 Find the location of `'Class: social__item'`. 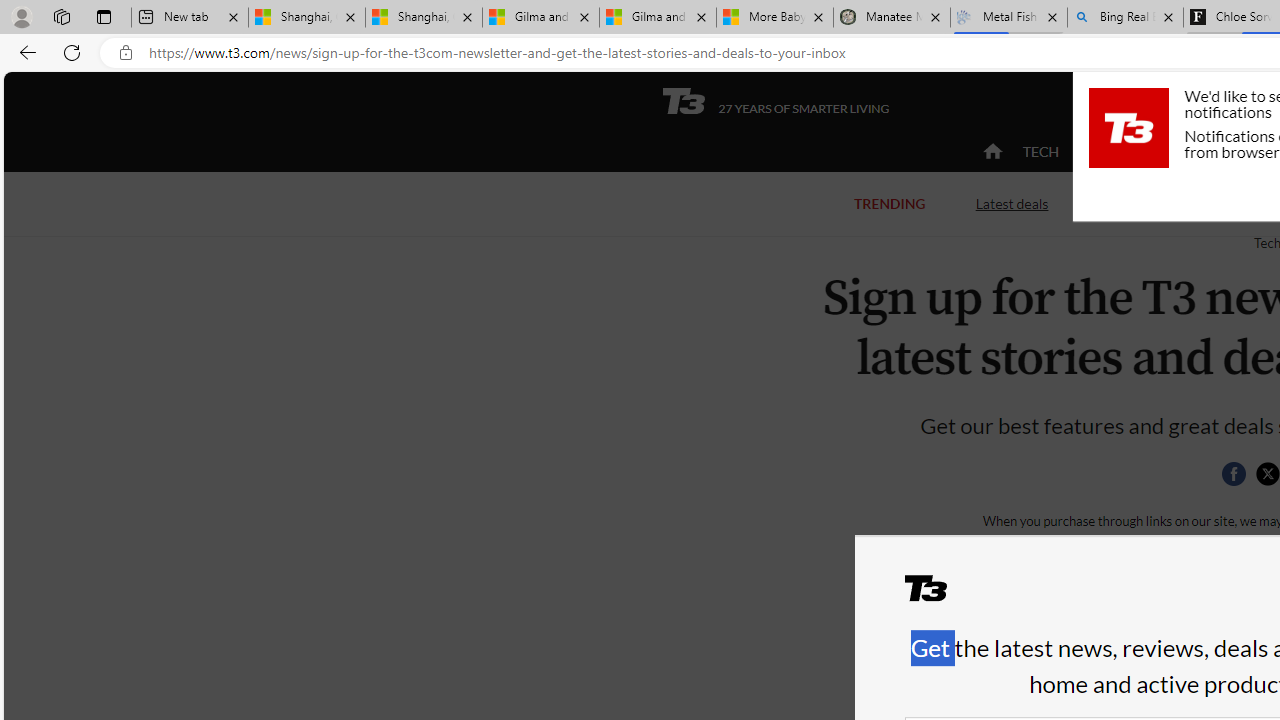

'Class: social__item' is located at coordinates (1237, 477).